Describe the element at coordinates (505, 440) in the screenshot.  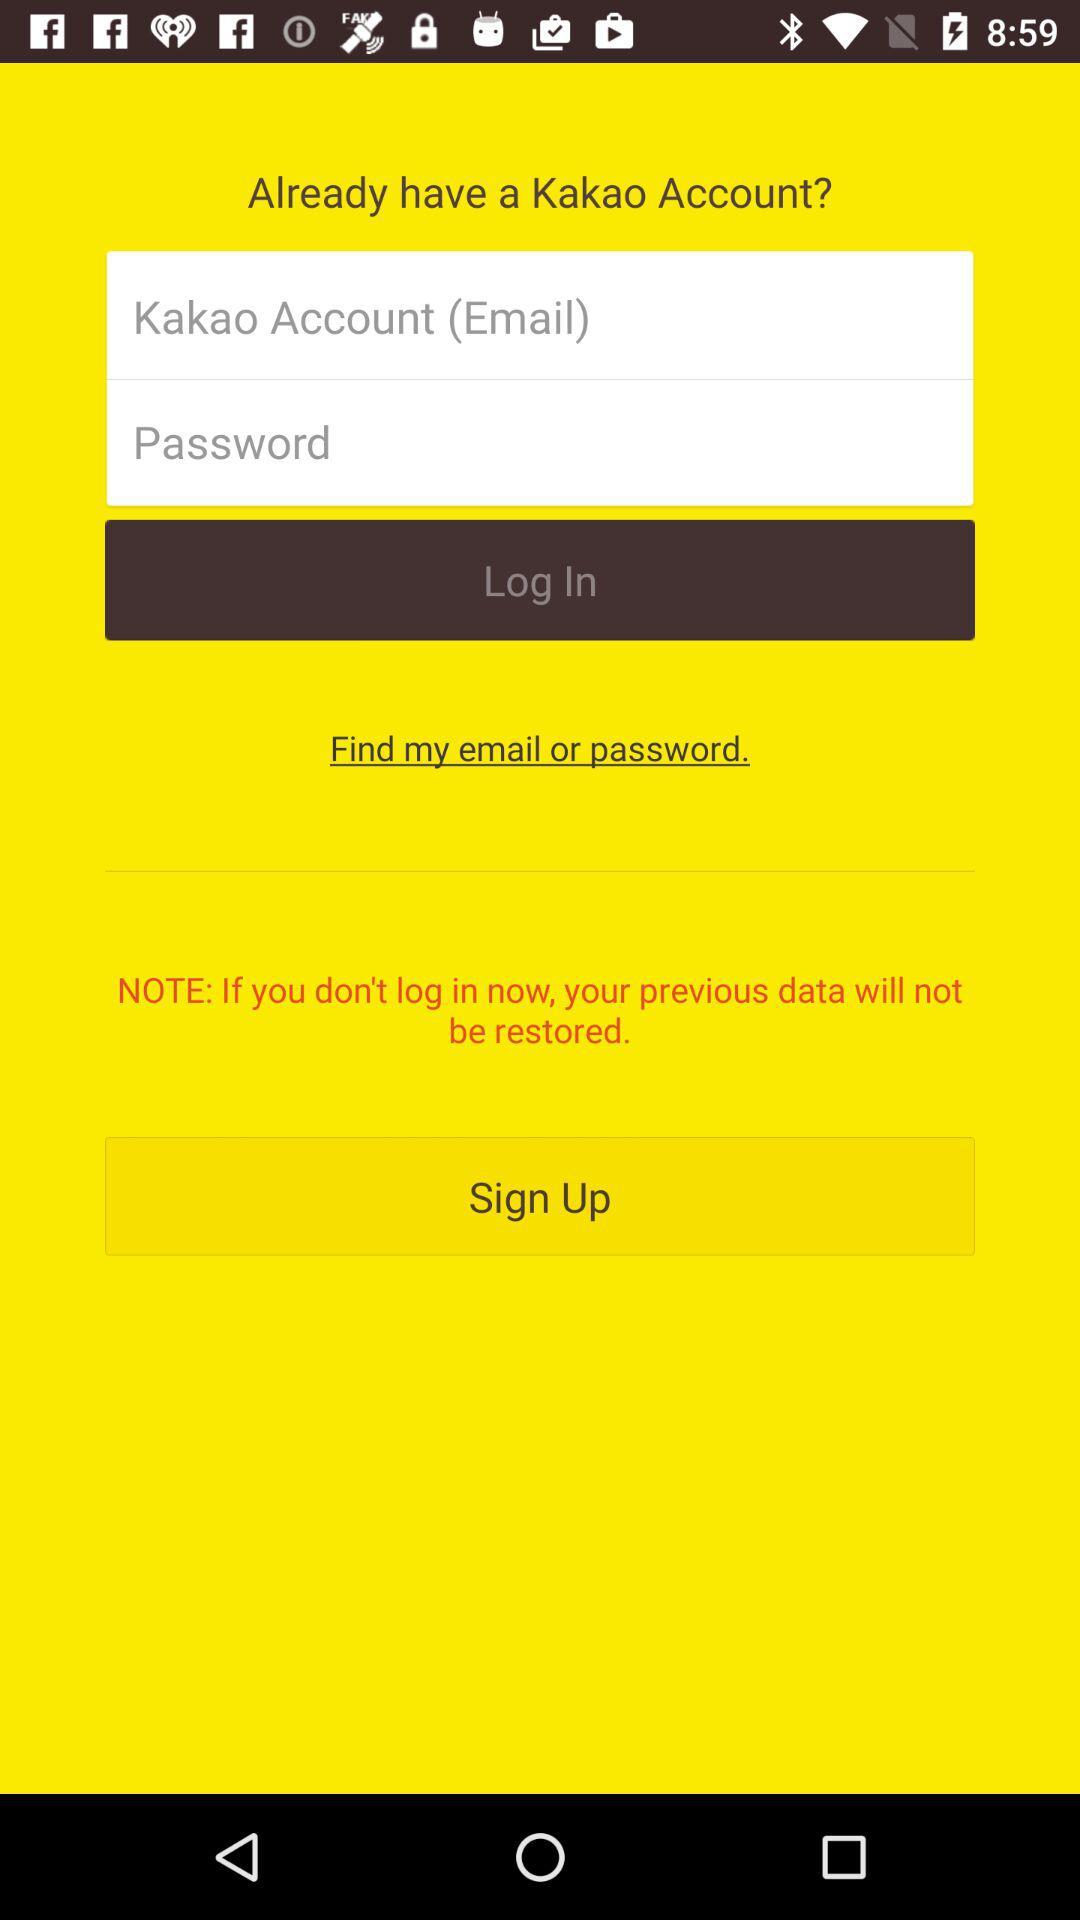
I see `password` at that location.